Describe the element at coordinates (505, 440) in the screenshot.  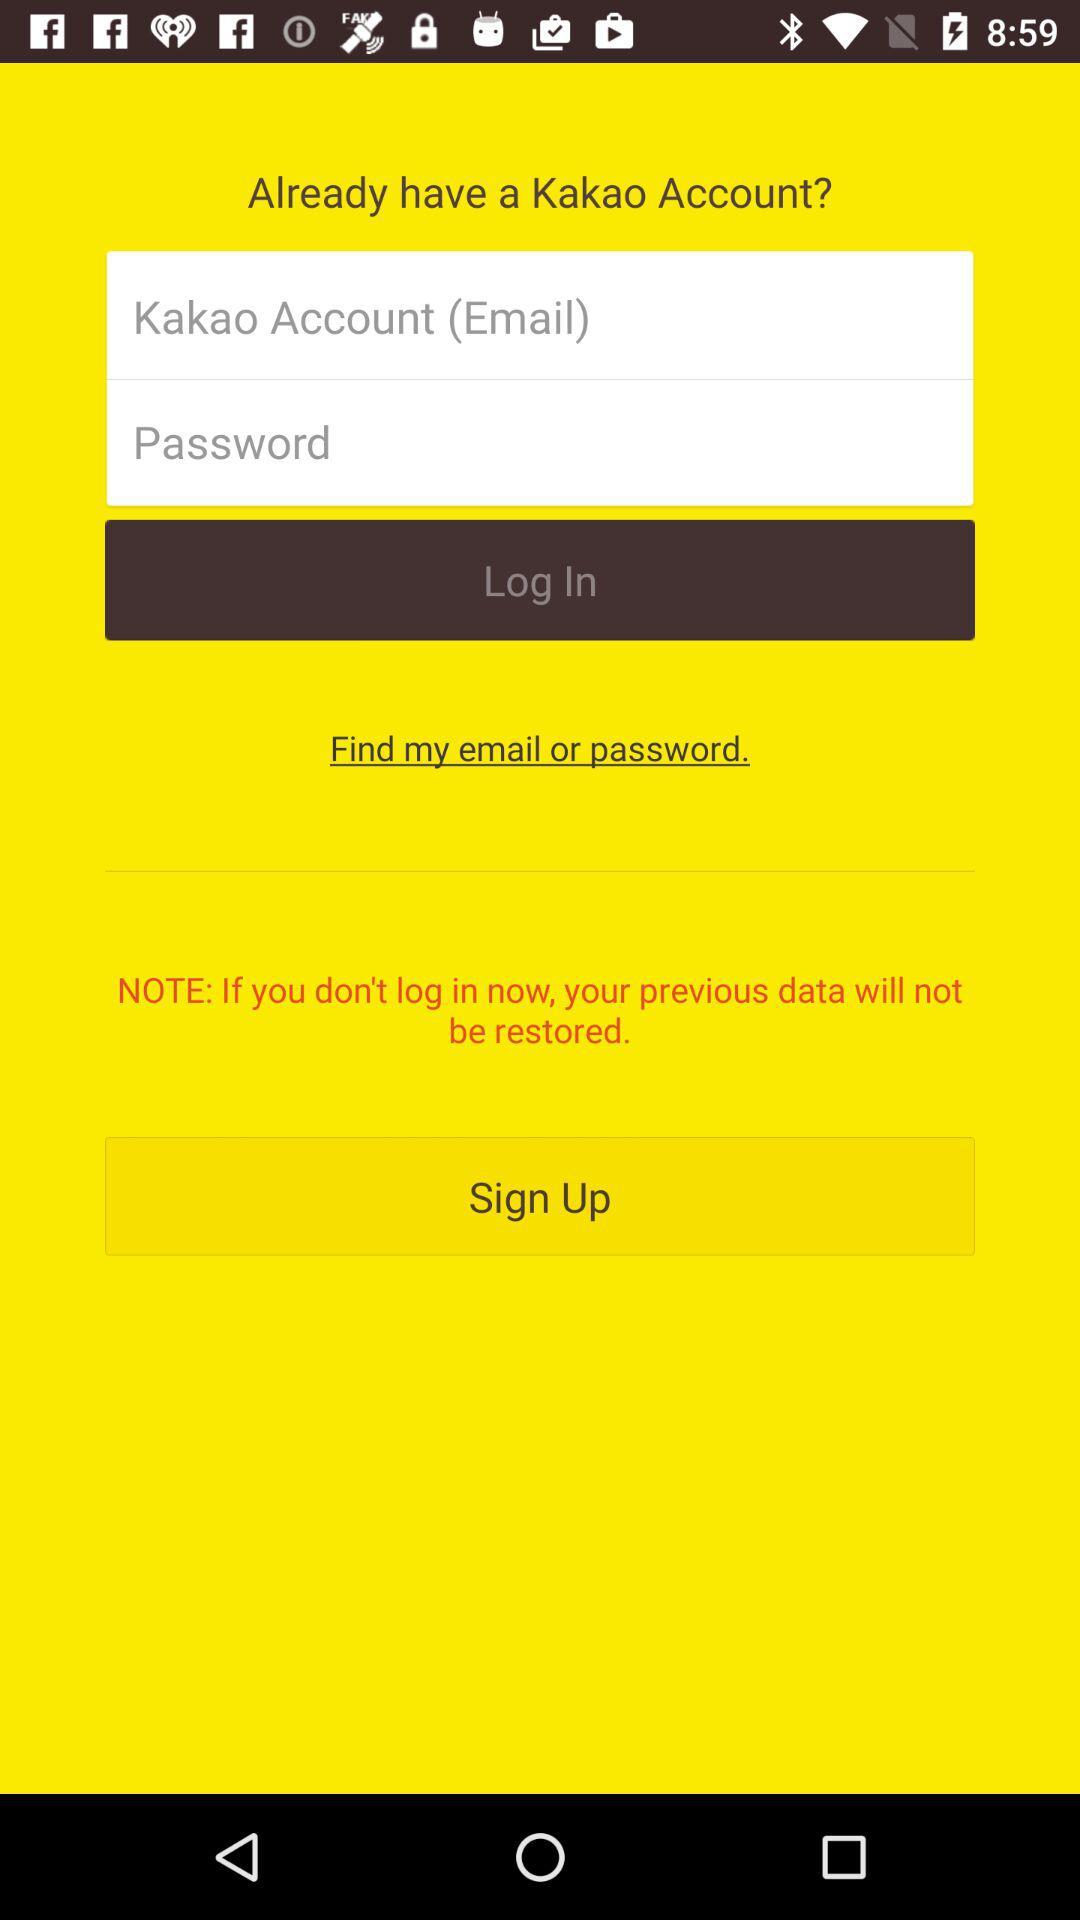
I see `password` at that location.